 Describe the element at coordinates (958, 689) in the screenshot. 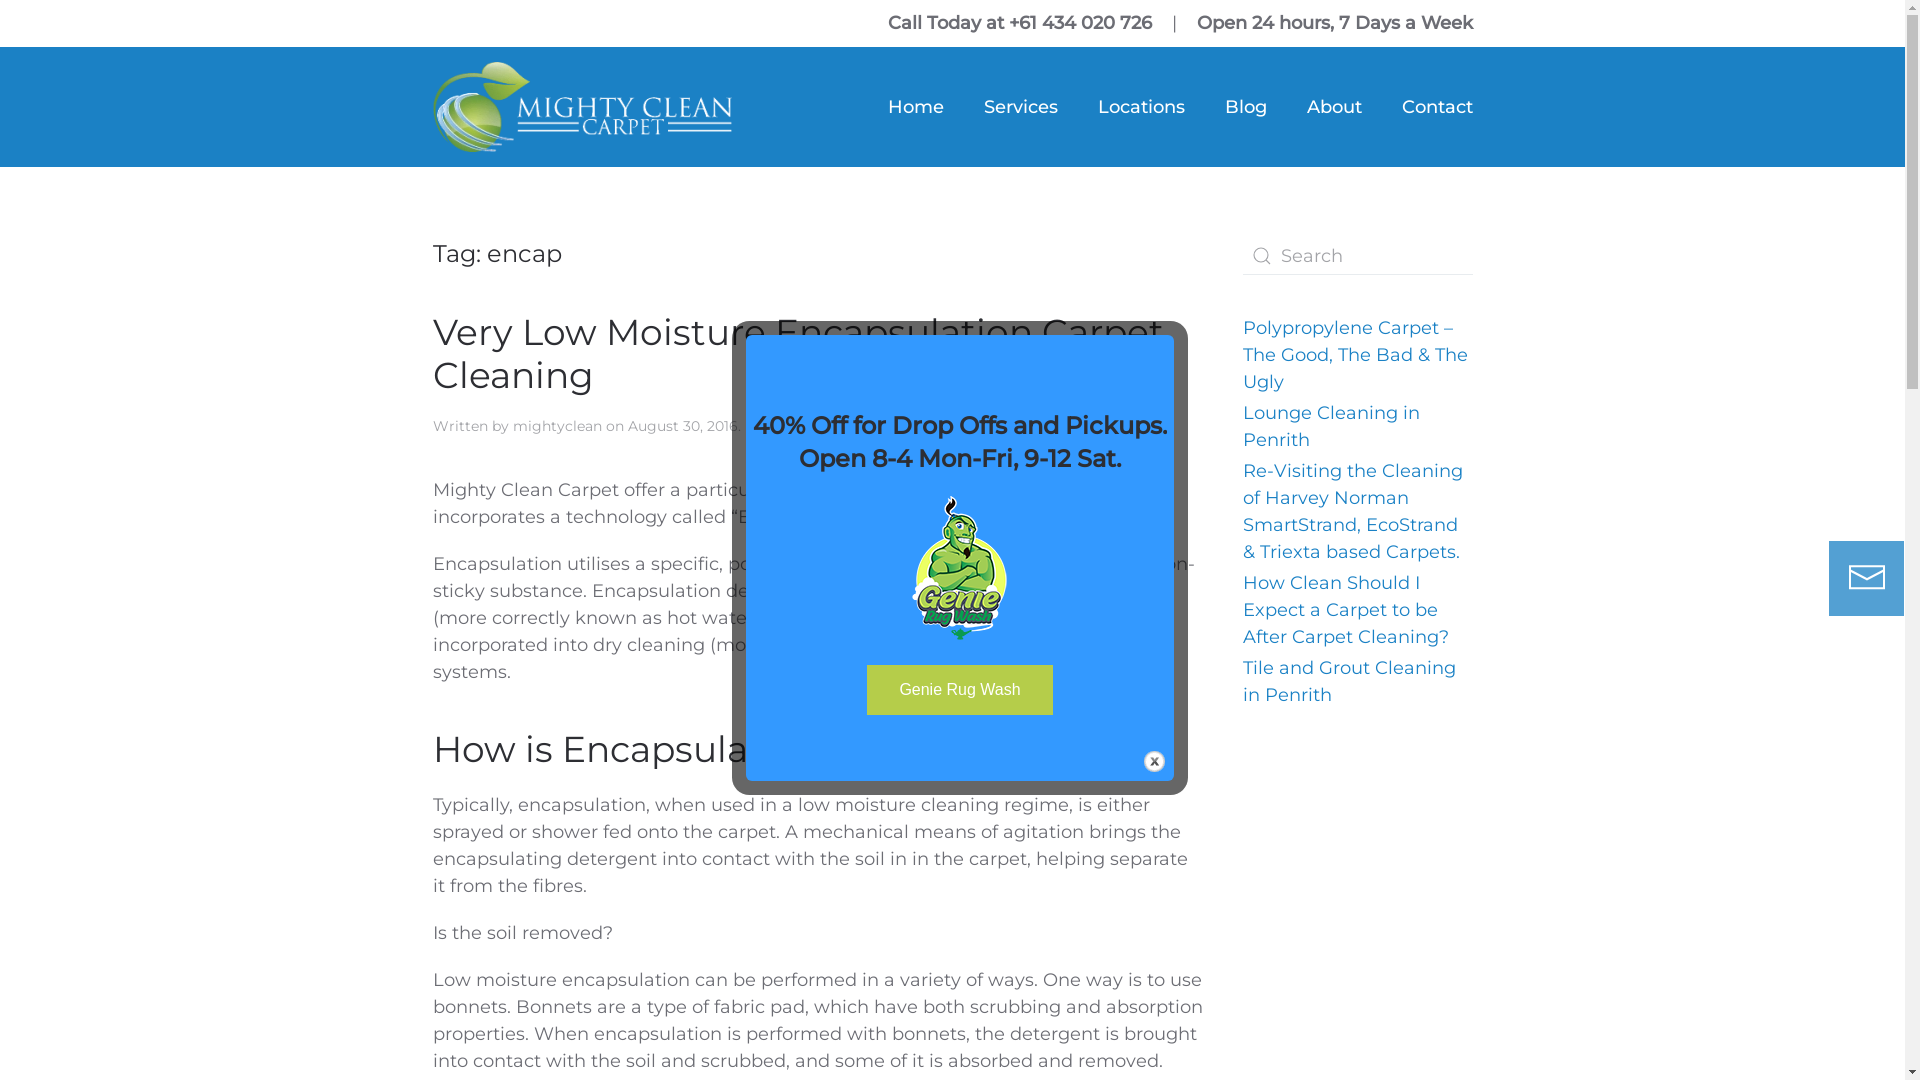

I see `'Genie Rug Wash'` at that location.